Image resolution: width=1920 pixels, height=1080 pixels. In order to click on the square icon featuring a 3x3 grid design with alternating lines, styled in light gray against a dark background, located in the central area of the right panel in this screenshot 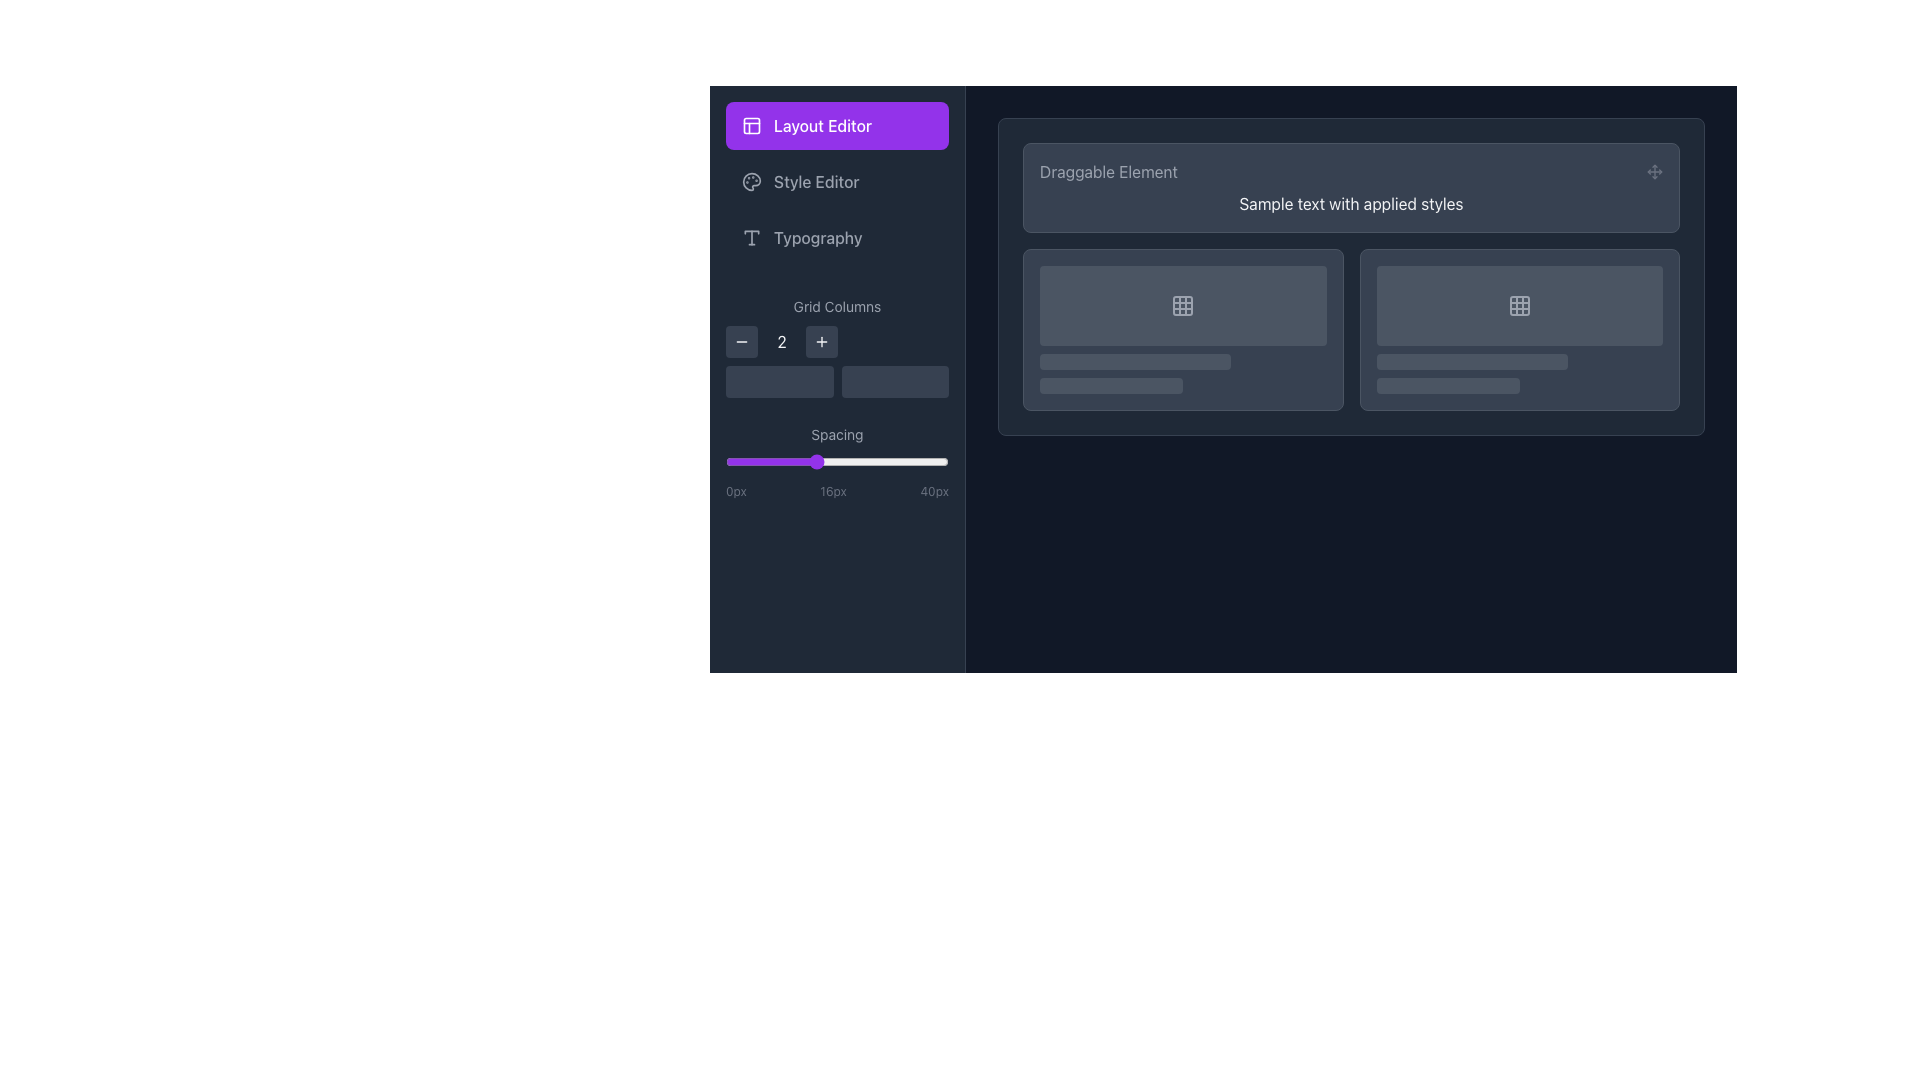, I will do `click(1183, 305)`.